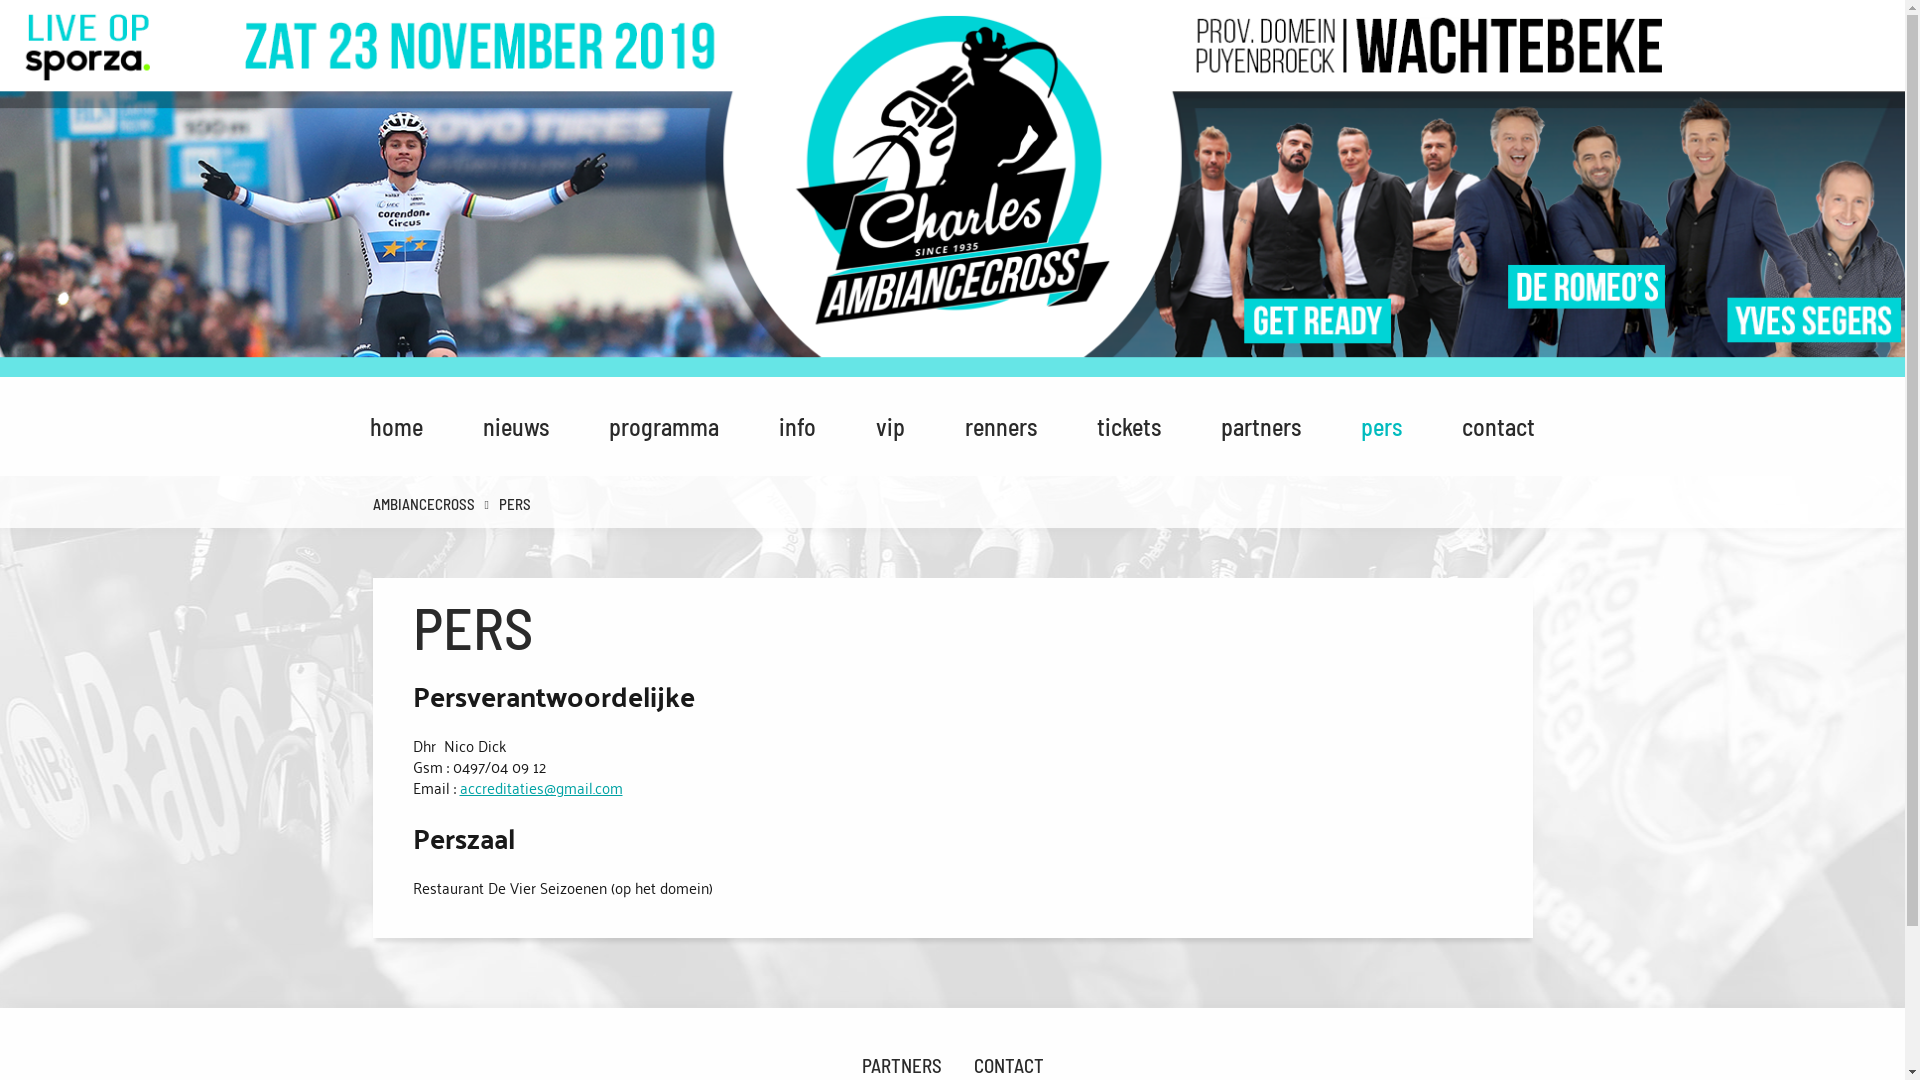 This screenshot has height=1080, width=1920. I want to click on 'tickets', so click(1128, 425).